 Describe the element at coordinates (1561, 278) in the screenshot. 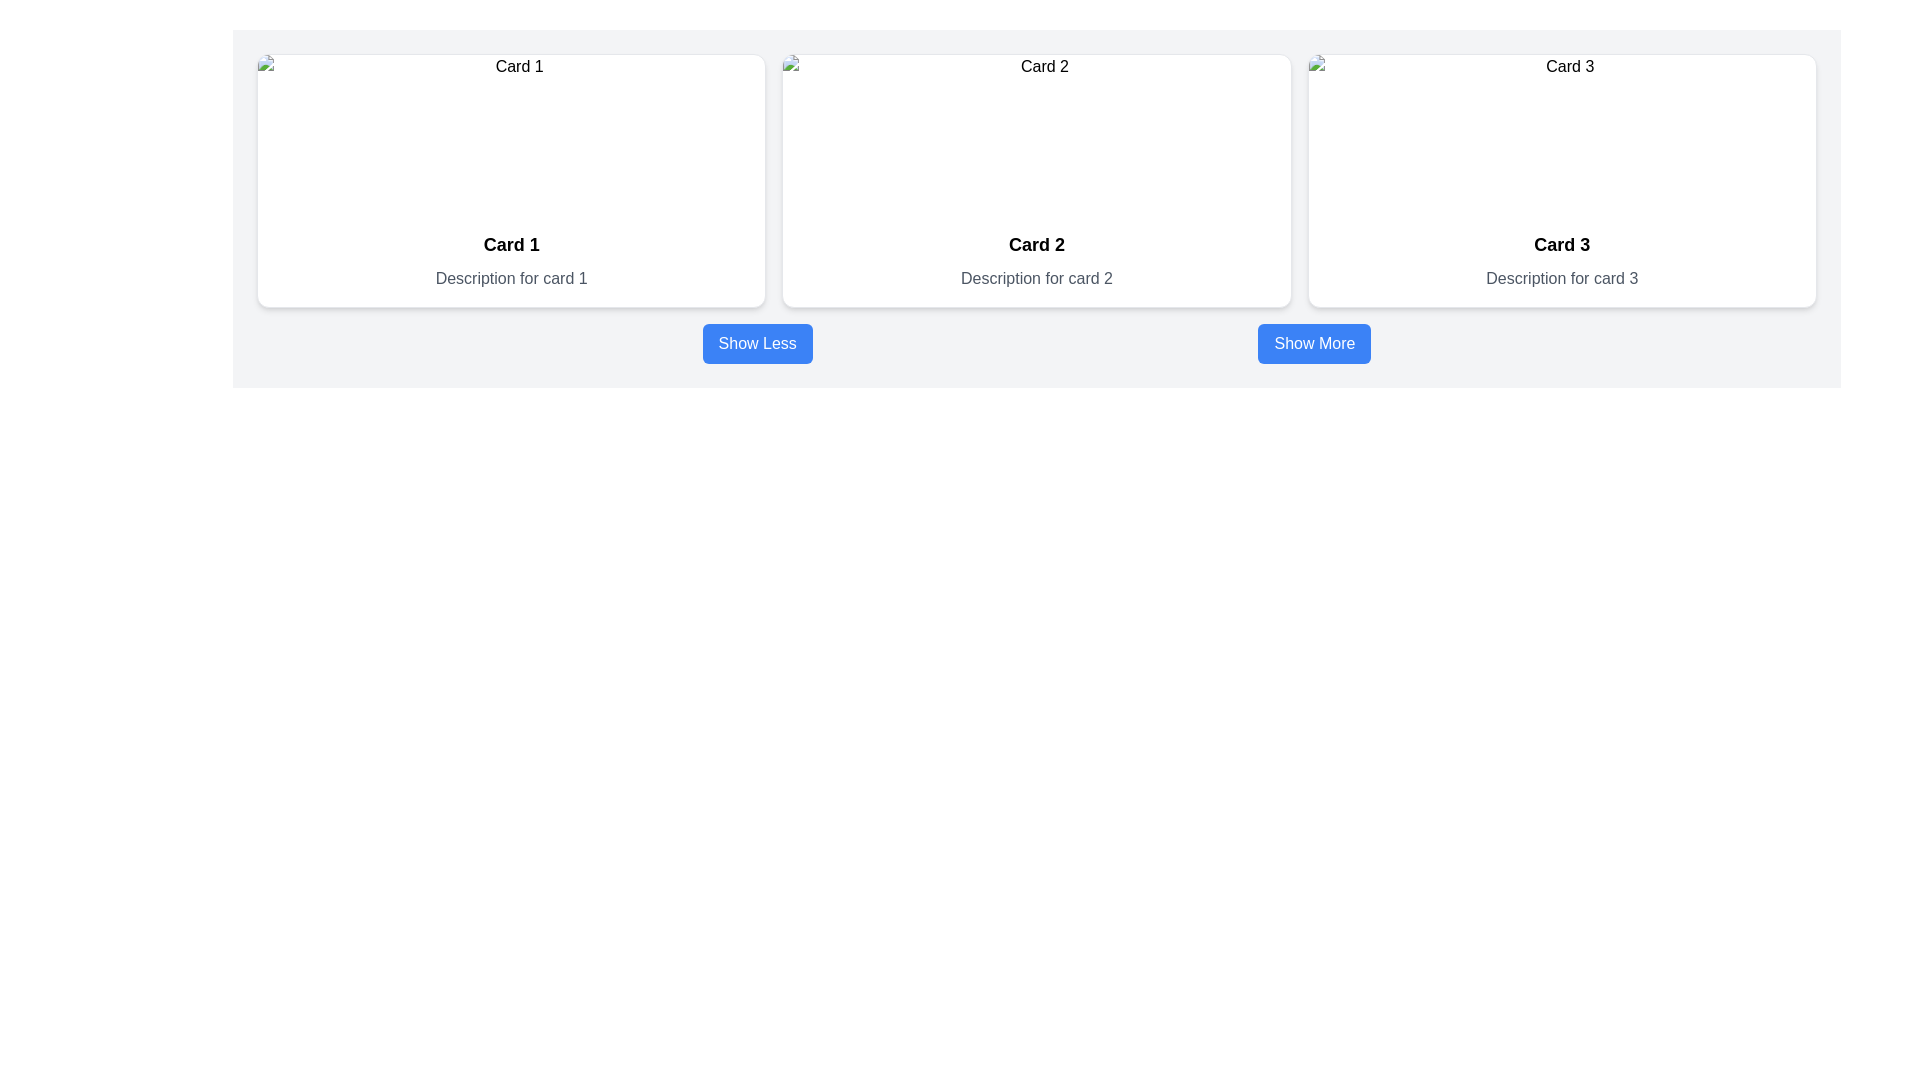

I see `the text display that shows 'Description for card 3', which is located below the title 'Card 3' in the third card of a horizontal arrangement of cards` at that location.